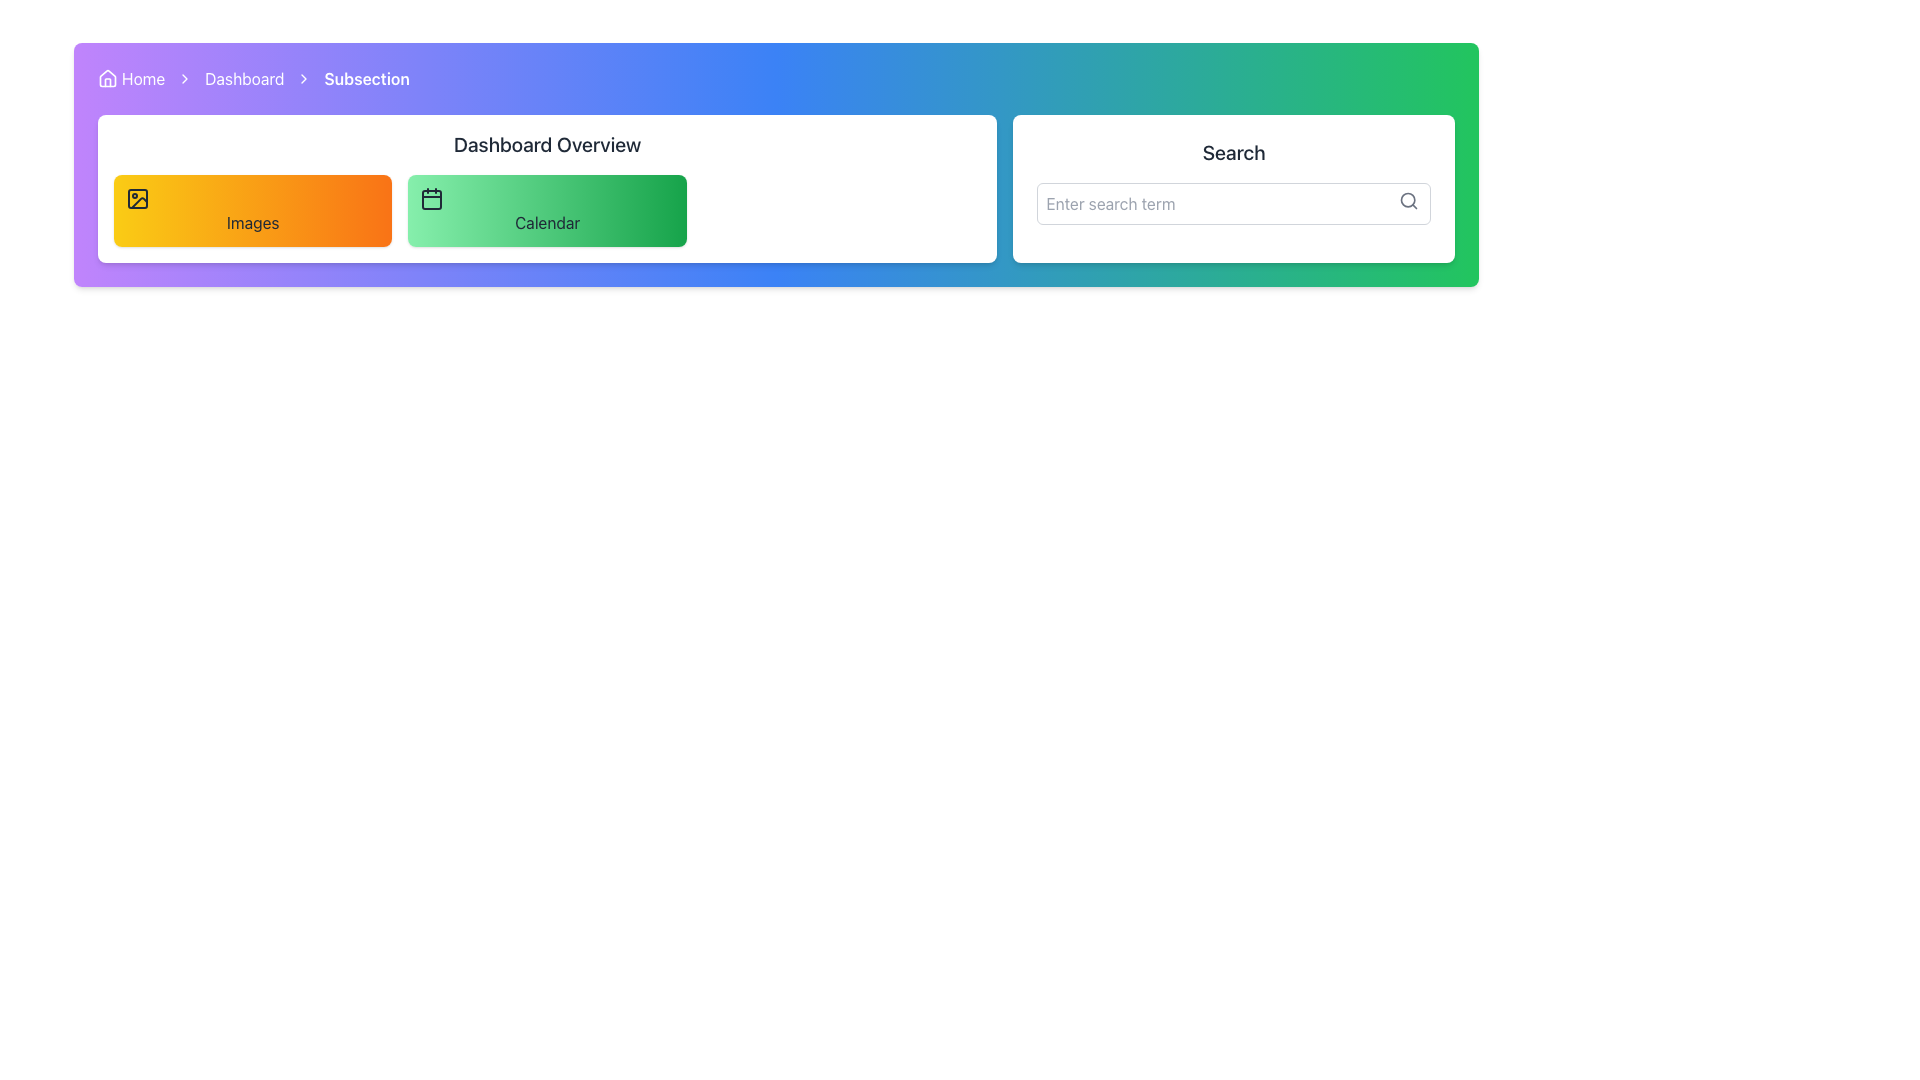 This screenshot has width=1920, height=1080. What do you see at coordinates (1407, 200) in the screenshot?
I see `the search icon button resembling a magnifying glass at the far-right end of the input field labeled 'Enter search term' to trigger tooltip or animation effects` at bounding box center [1407, 200].